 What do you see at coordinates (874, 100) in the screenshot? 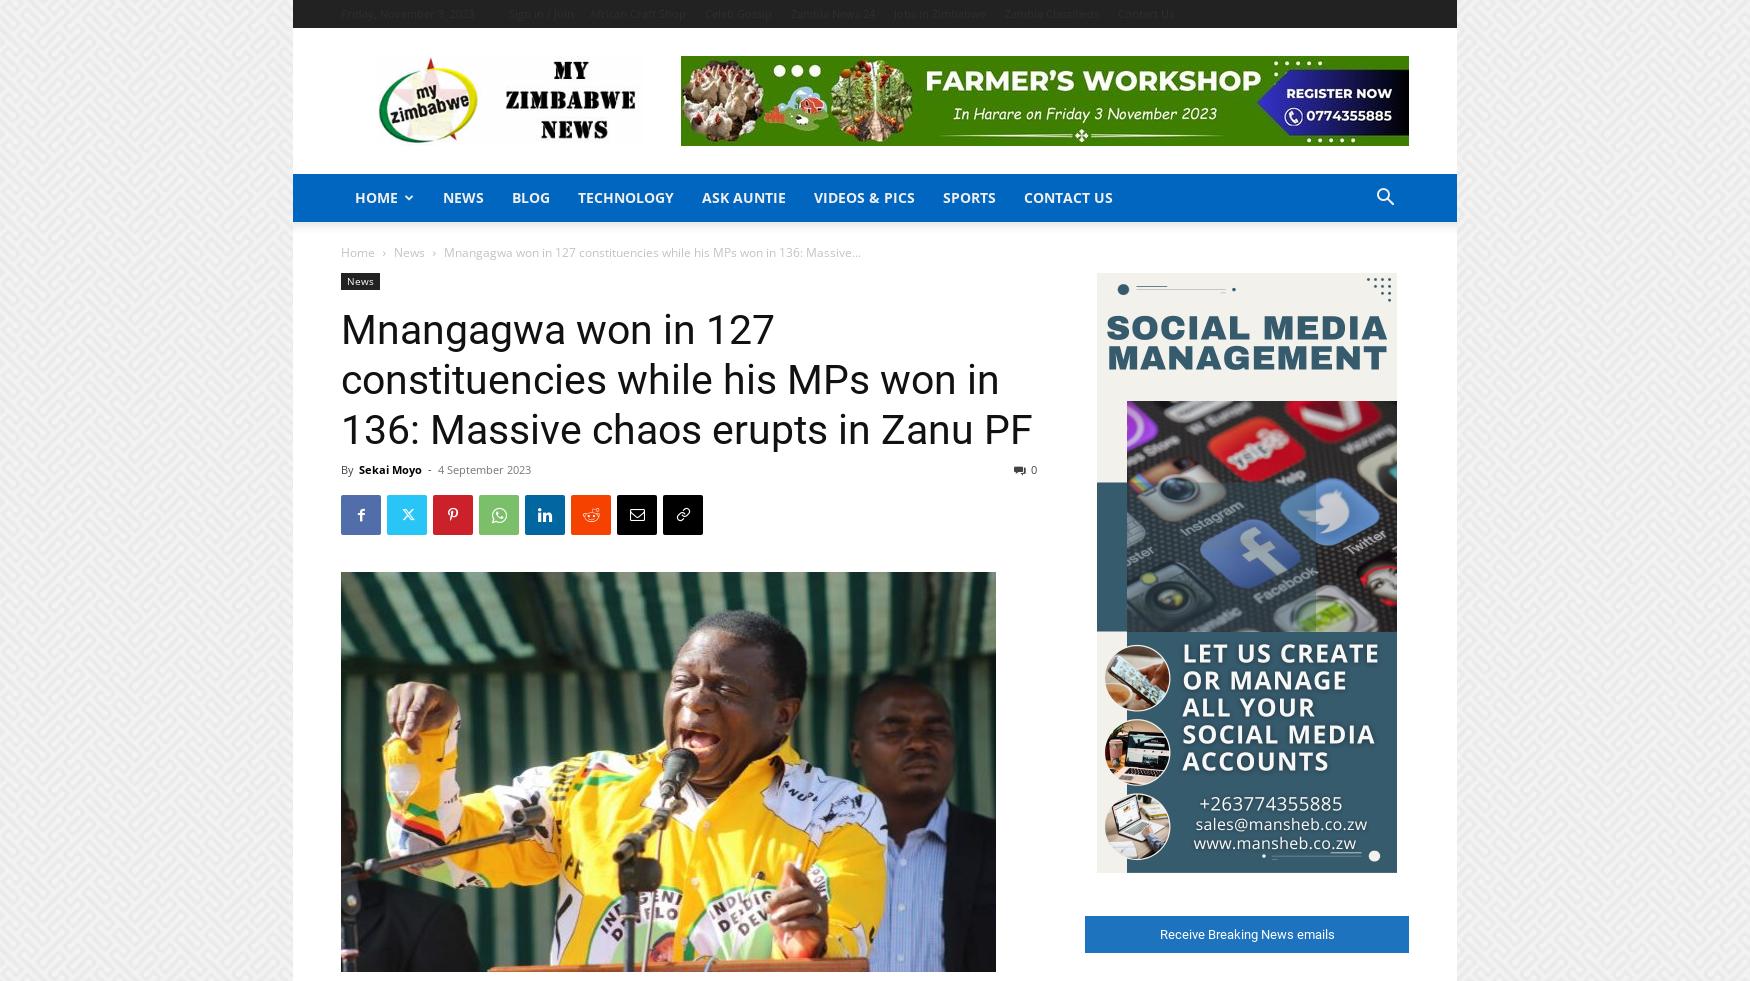
I see `'Search'` at bounding box center [874, 100].